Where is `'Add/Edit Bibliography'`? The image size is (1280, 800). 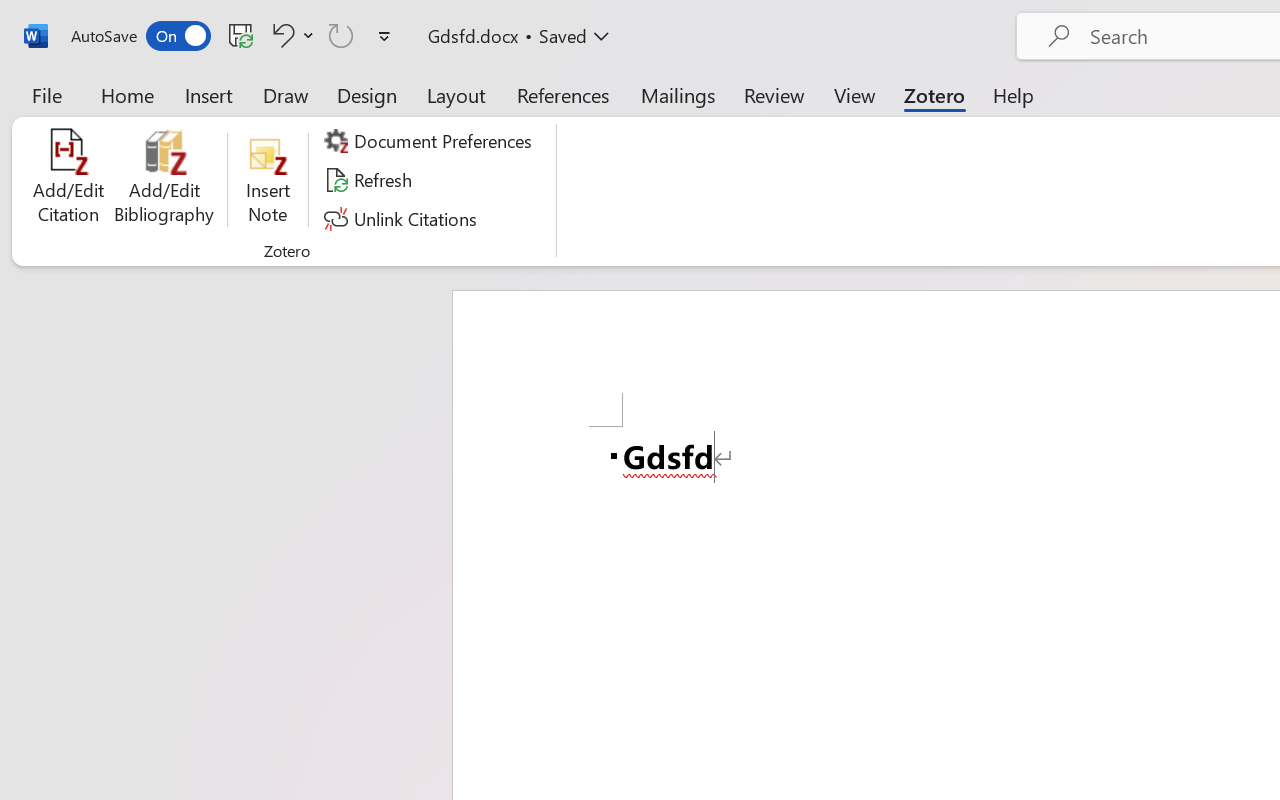 'Add/Edit Bibliography' is located at coordinates (164, 179).